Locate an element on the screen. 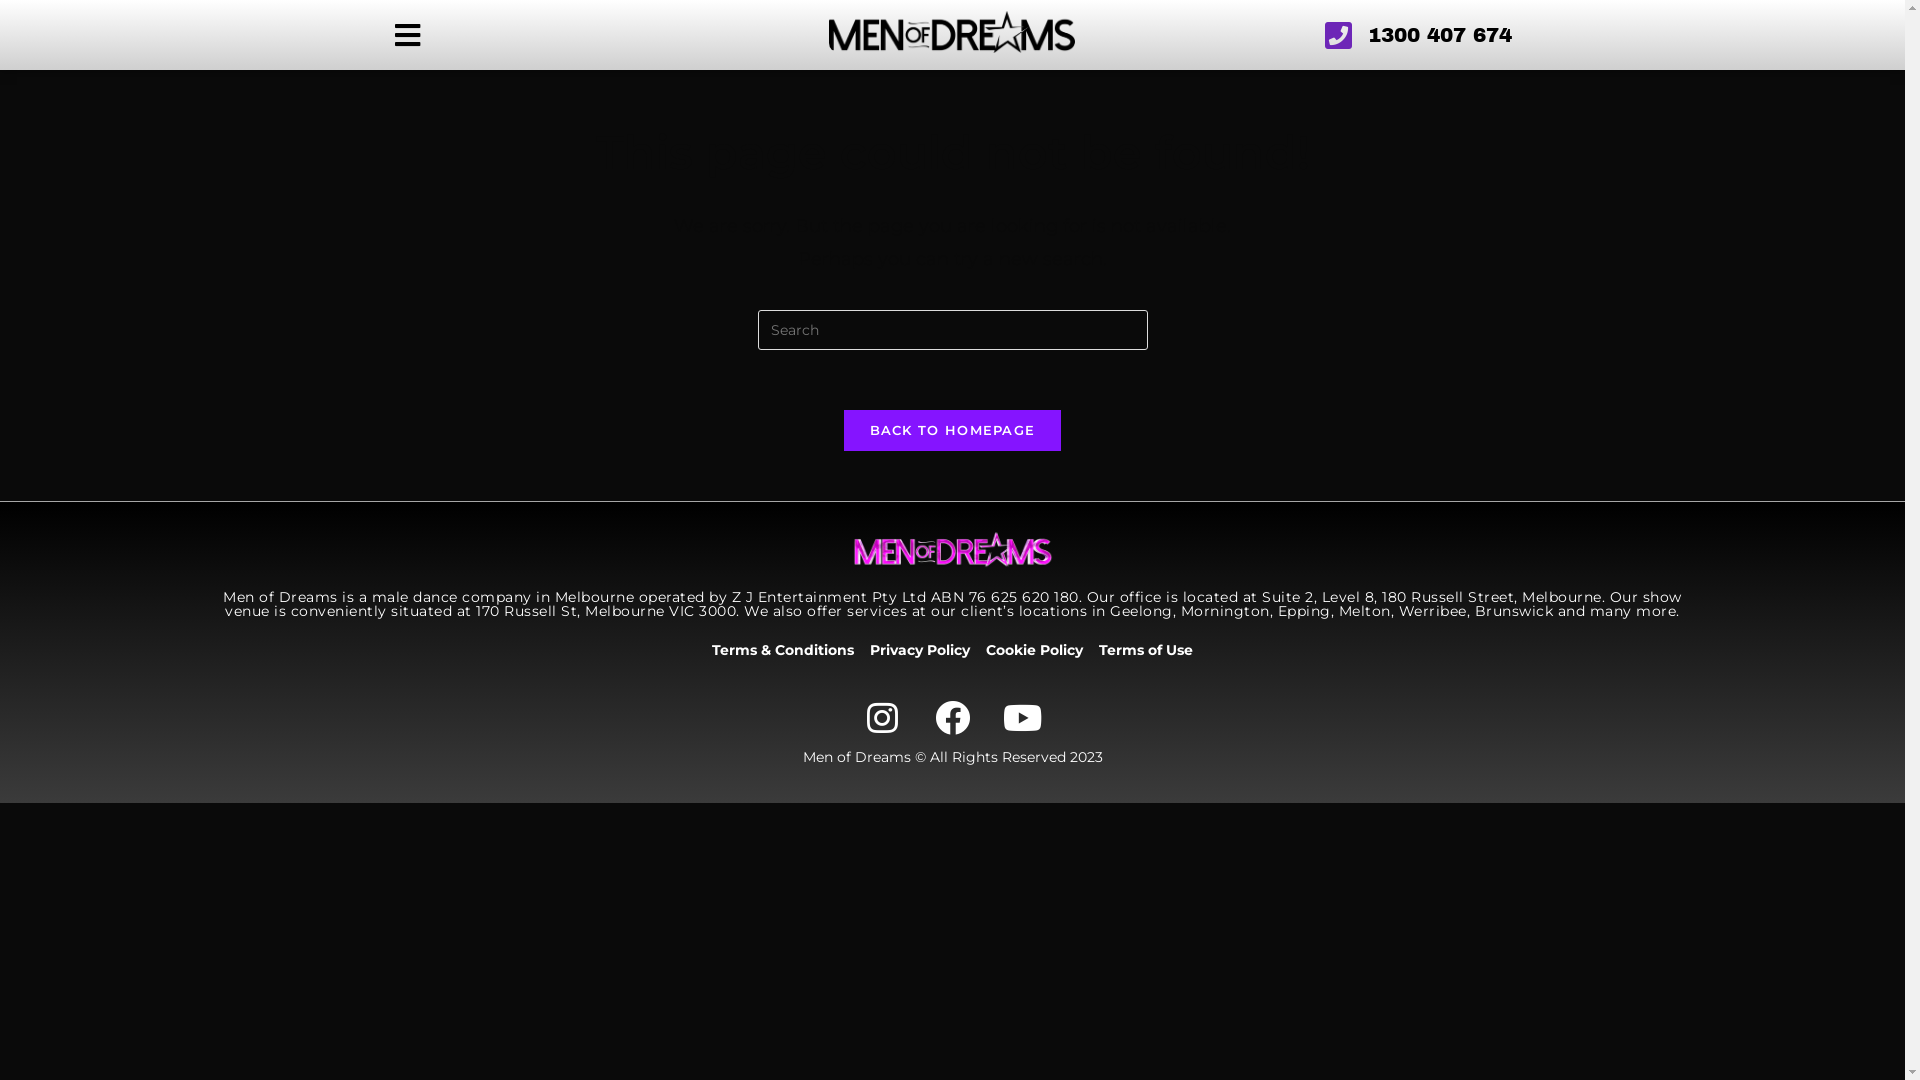 Image resolution: width=1920 pixels, height=1080 pixels. 'Terms & Conditions' is located at coordinates (781, 650).